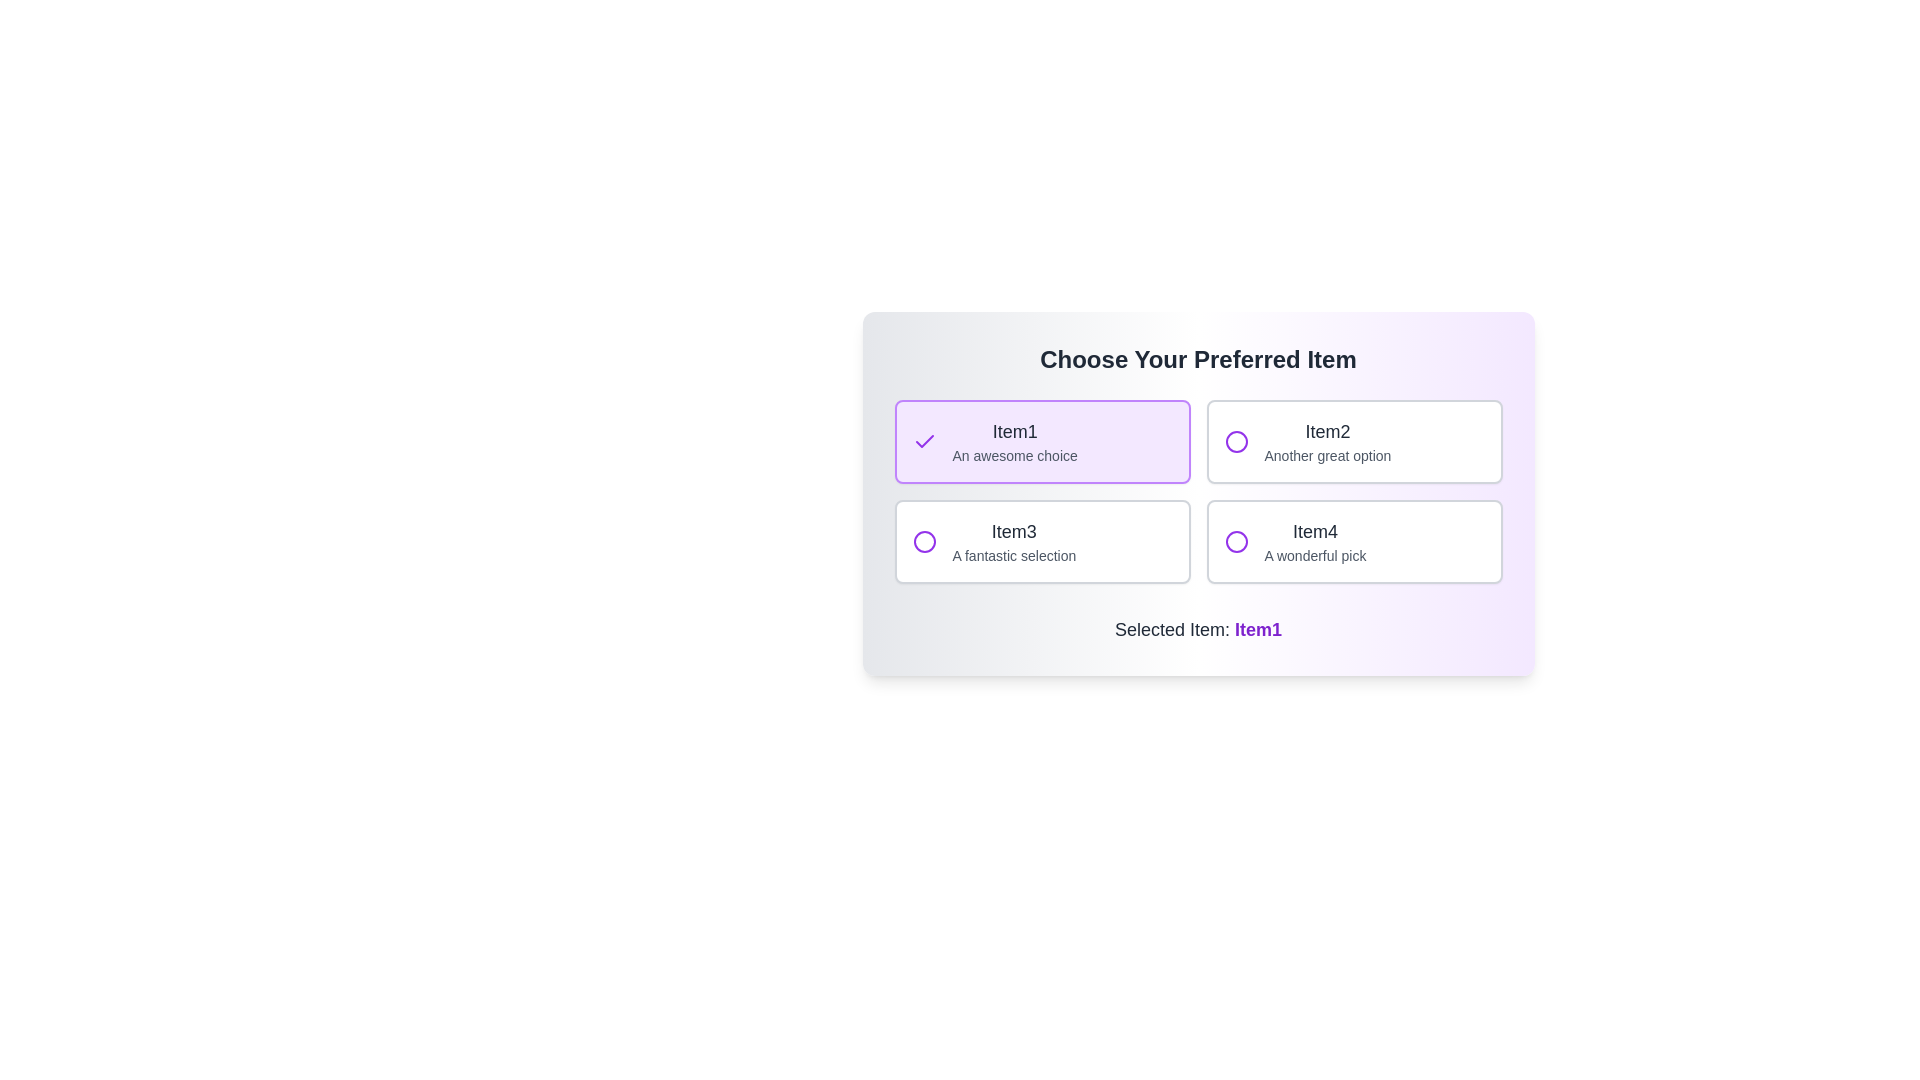  I want to click on the circular icon with a hollow center located in the upper section of the interface, aligned with the 'Item2: Another great option.', so click(1235, 441).